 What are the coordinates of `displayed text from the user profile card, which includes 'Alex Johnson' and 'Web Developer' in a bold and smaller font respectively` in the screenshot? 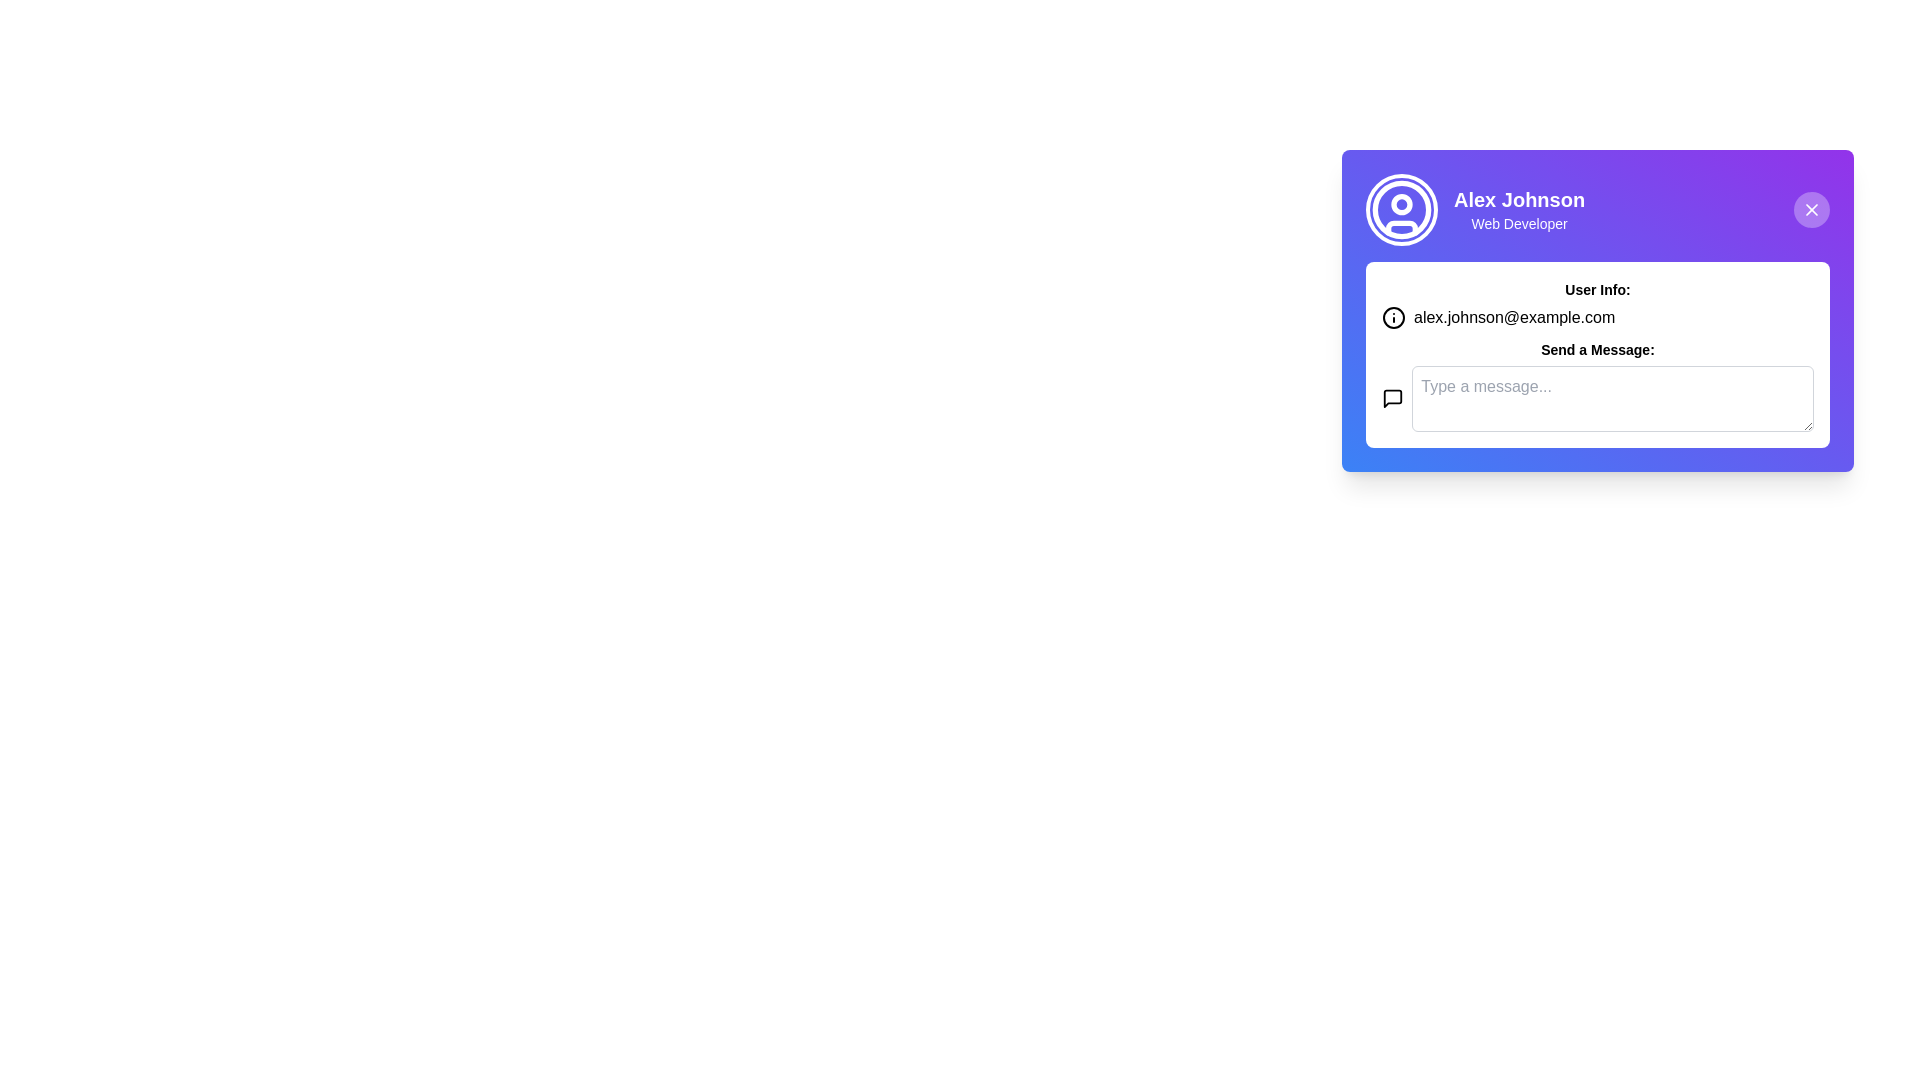 It's located at (1519, 209).